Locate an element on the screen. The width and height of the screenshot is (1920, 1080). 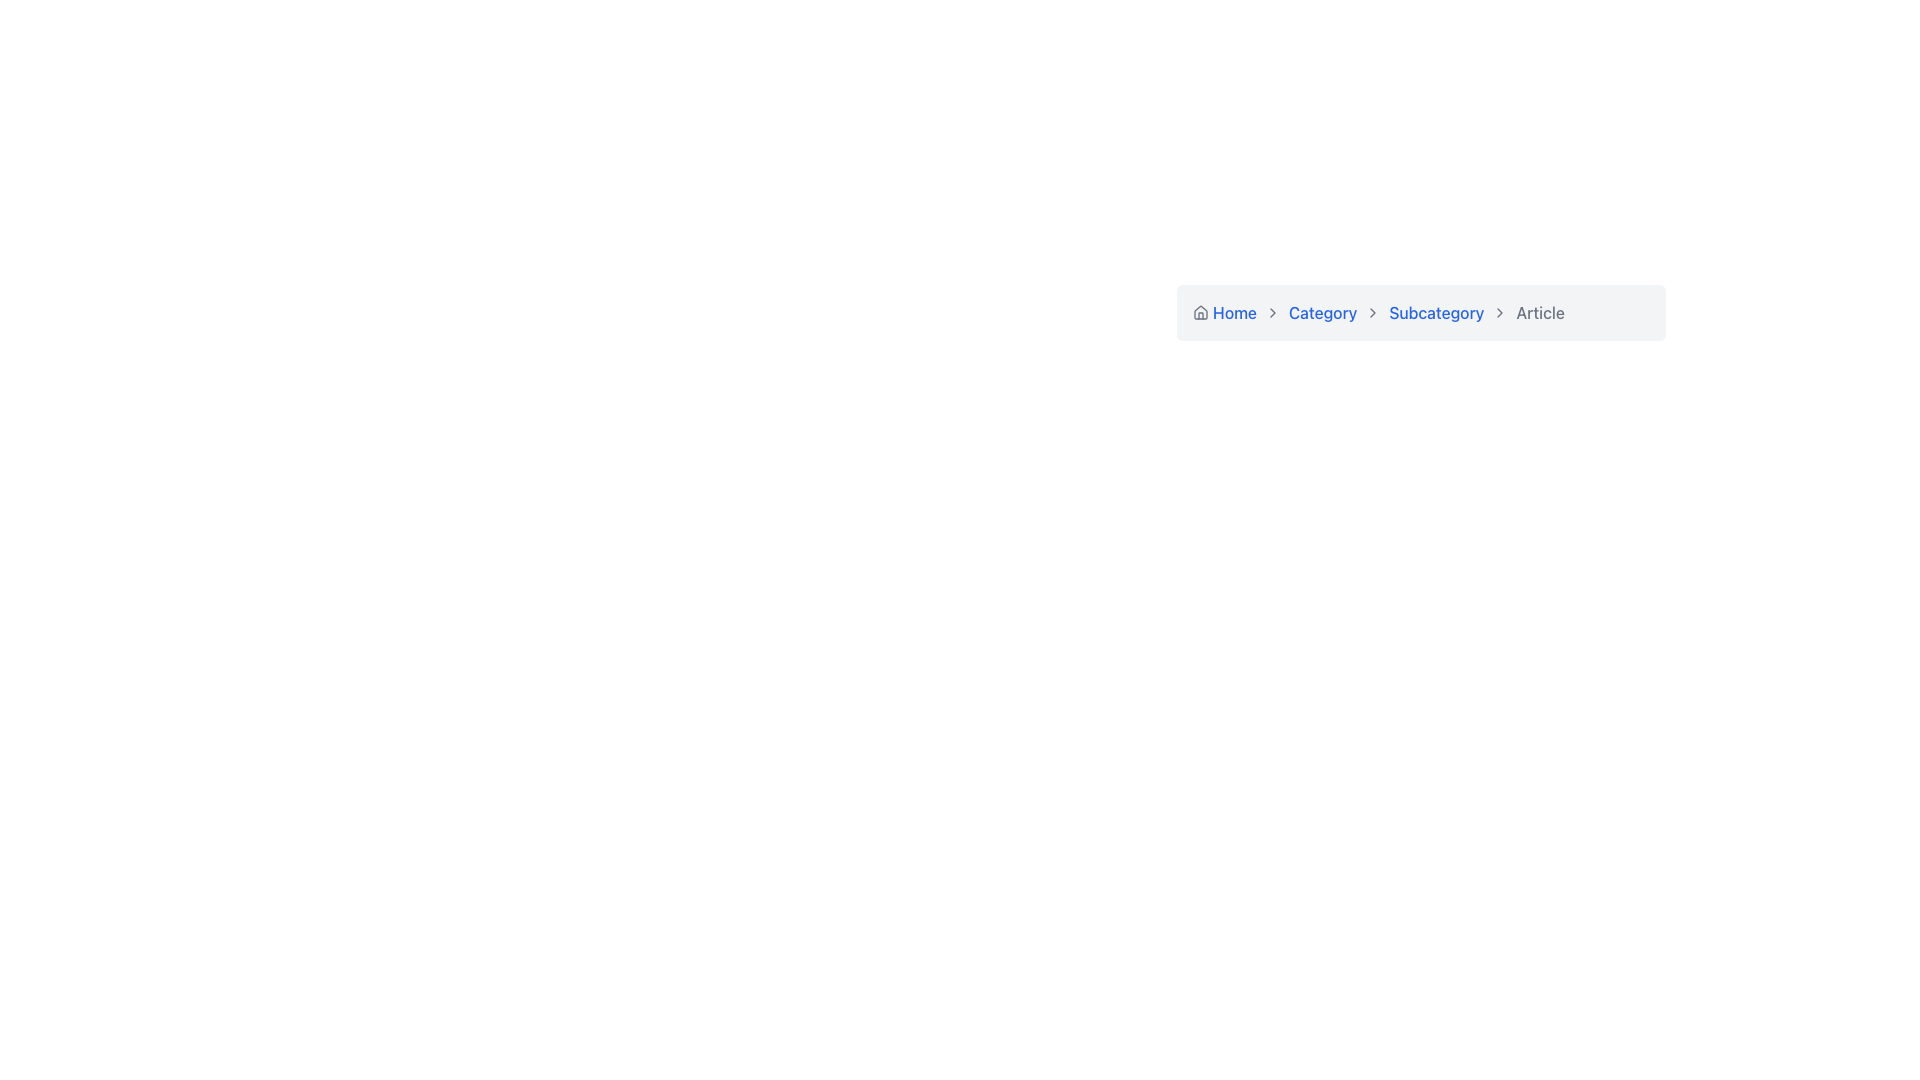
the clickable text labeled 'Category' in the breadcrumb navigation is located at coordinates (1323, 312).